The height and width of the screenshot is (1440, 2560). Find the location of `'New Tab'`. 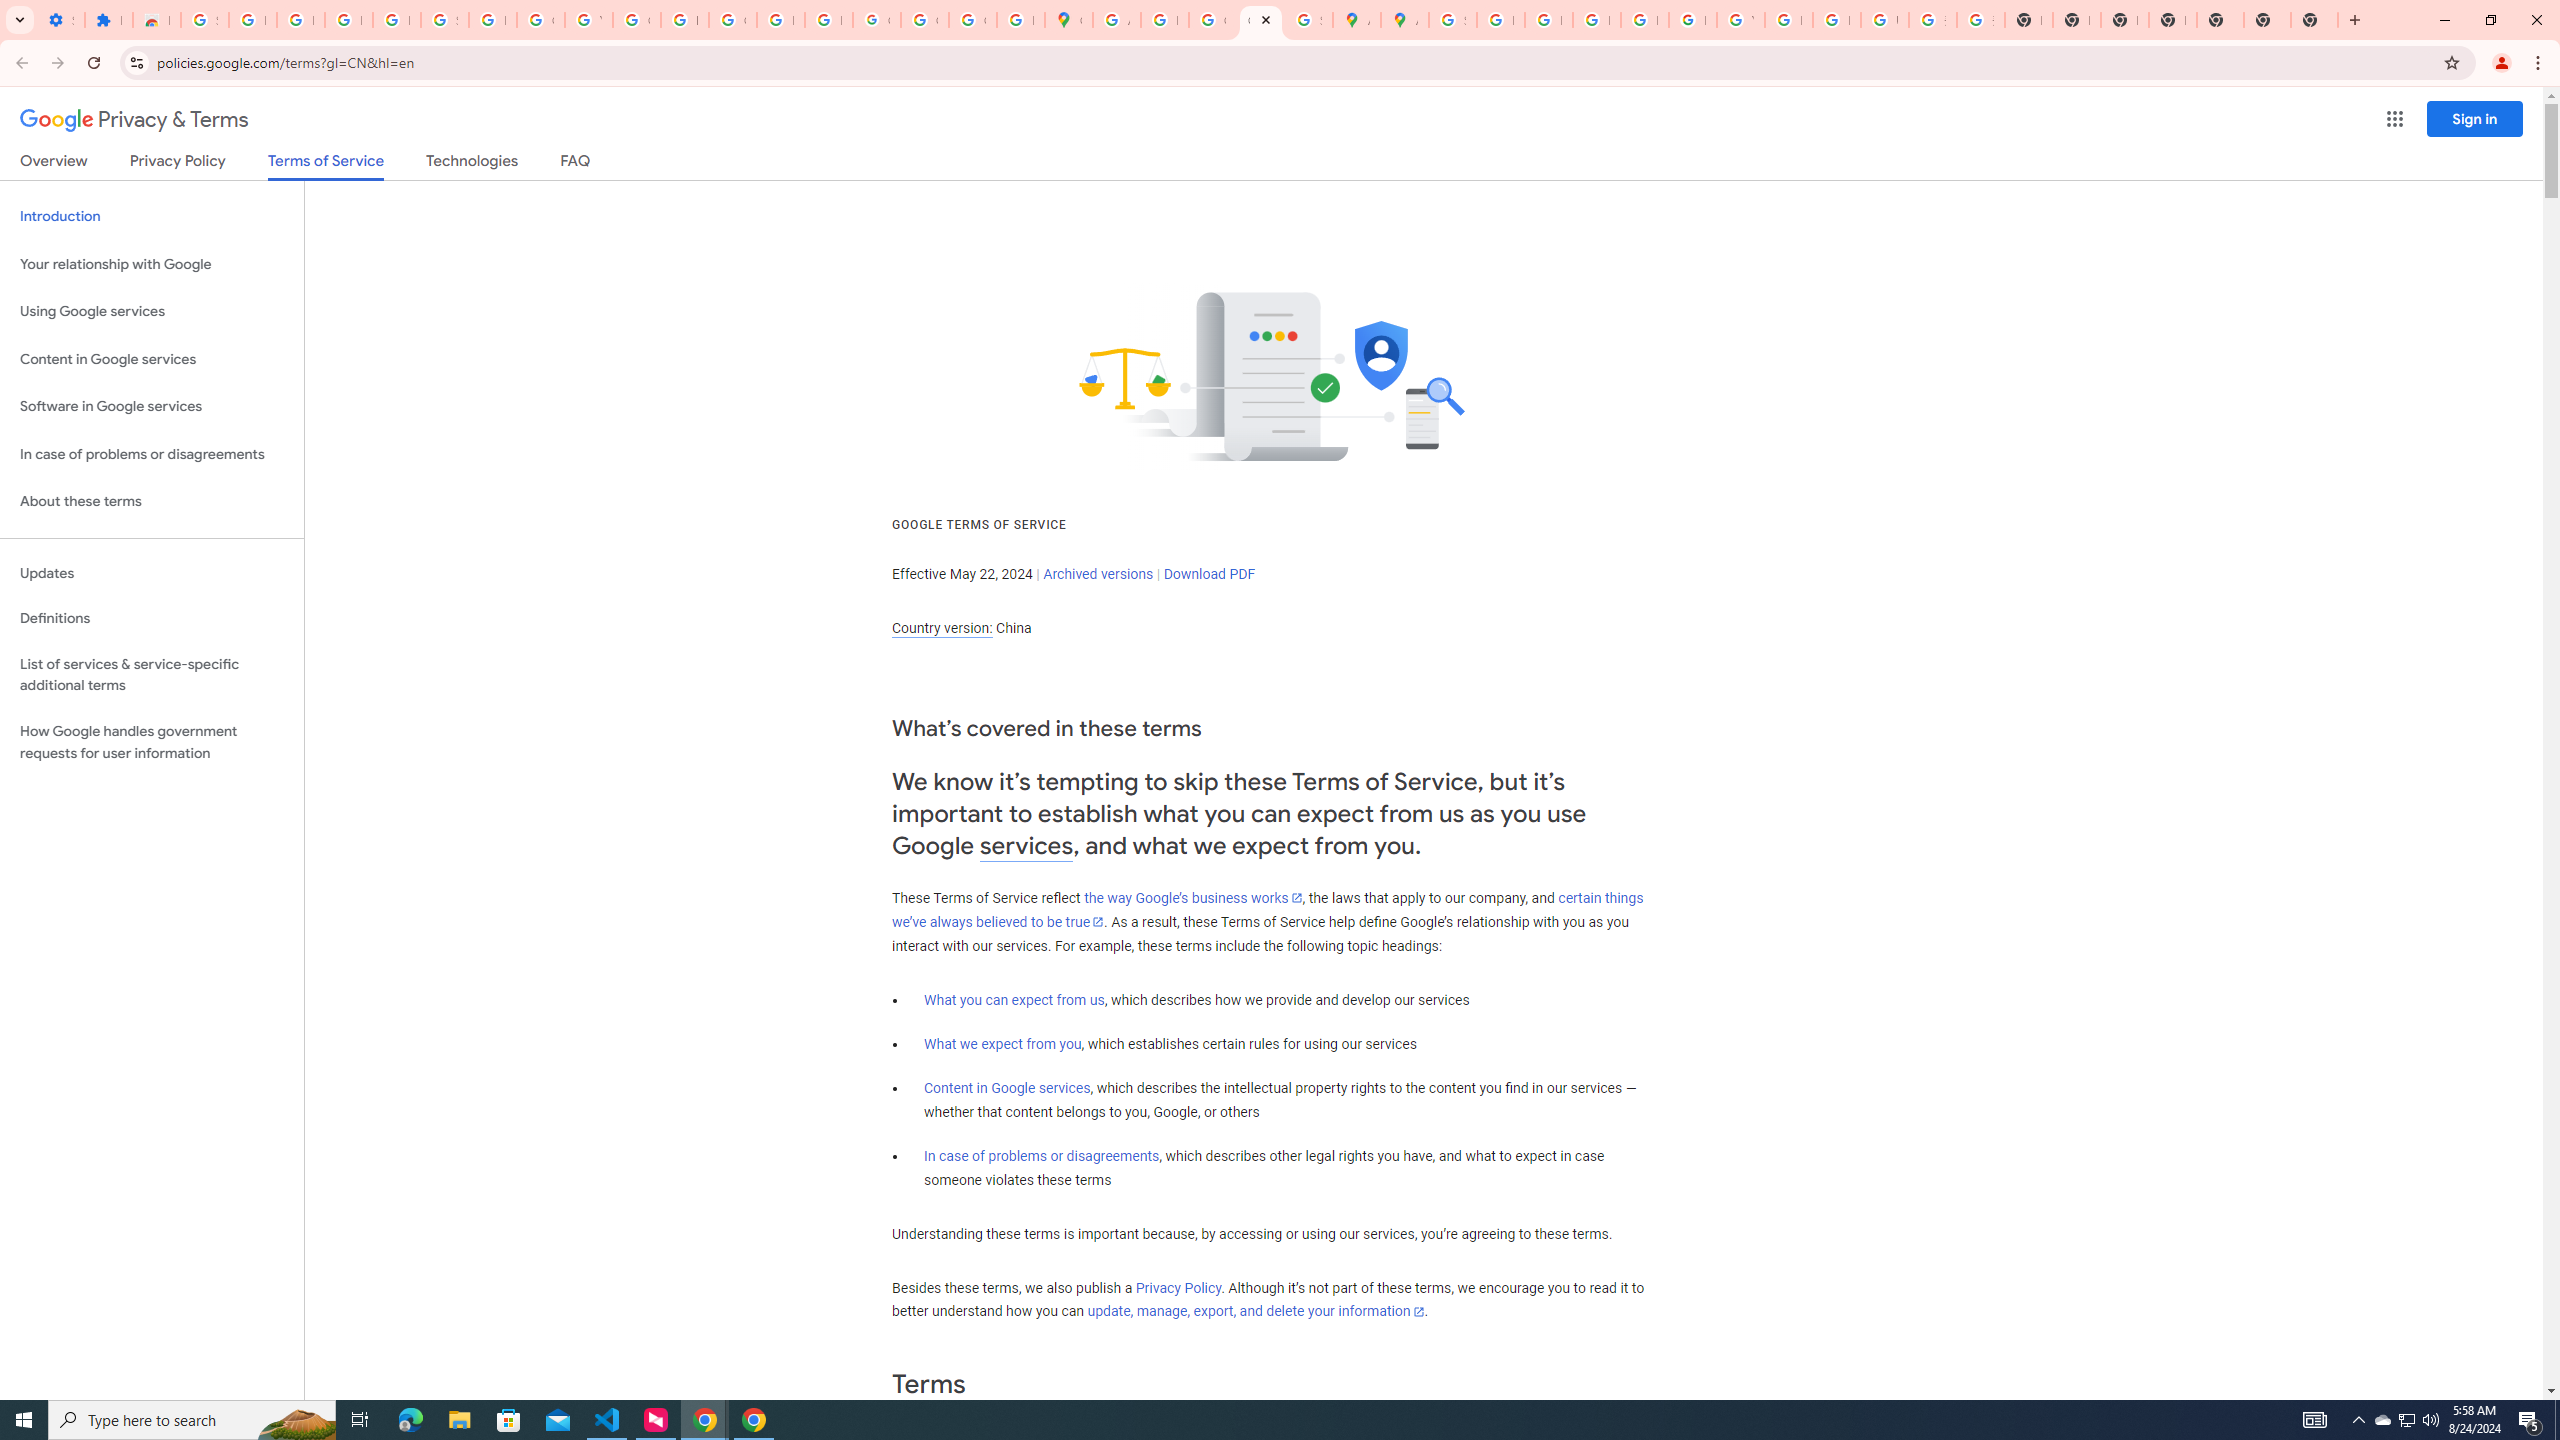

'New Tab' is located at coordinates (2314, 19).